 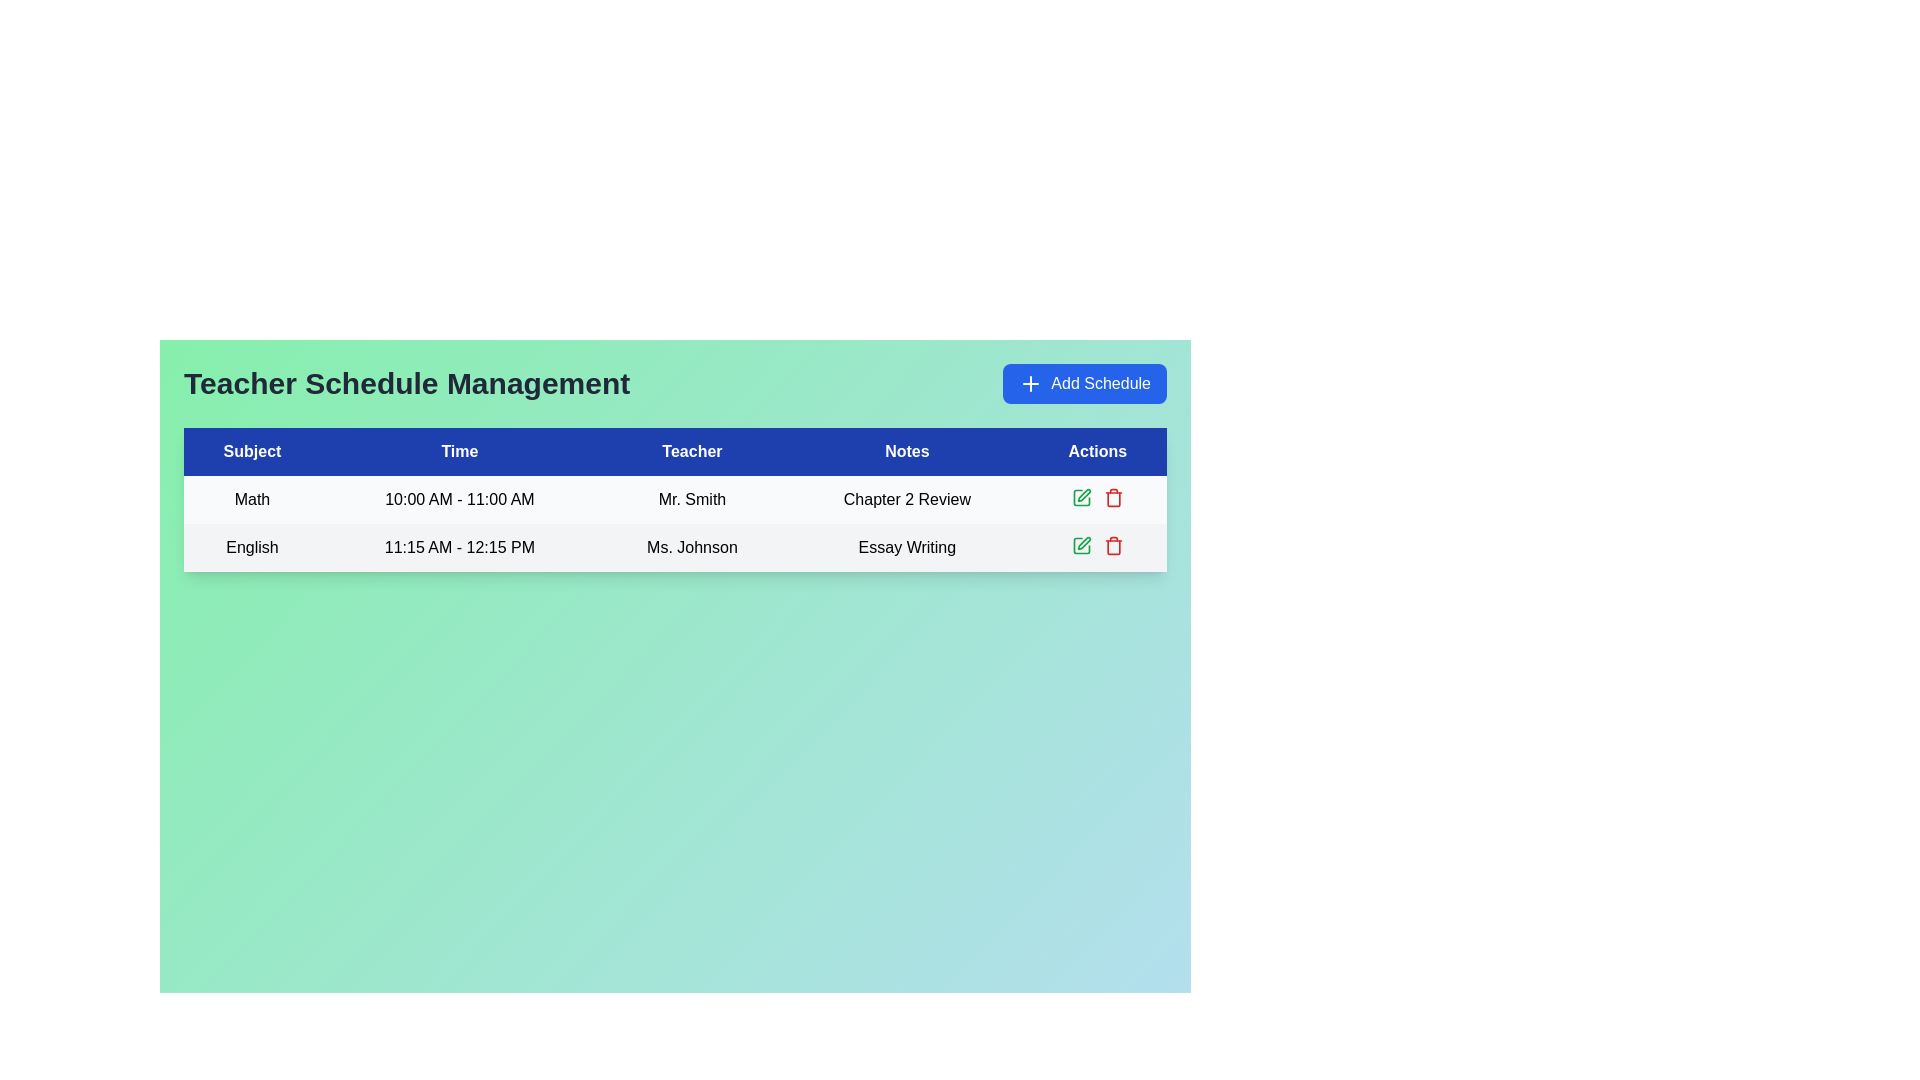 I want to click on the red trash can icon button located in the 'Actions' column of the second row in the table to initiate the delete action, so click(x=1112, y=546).